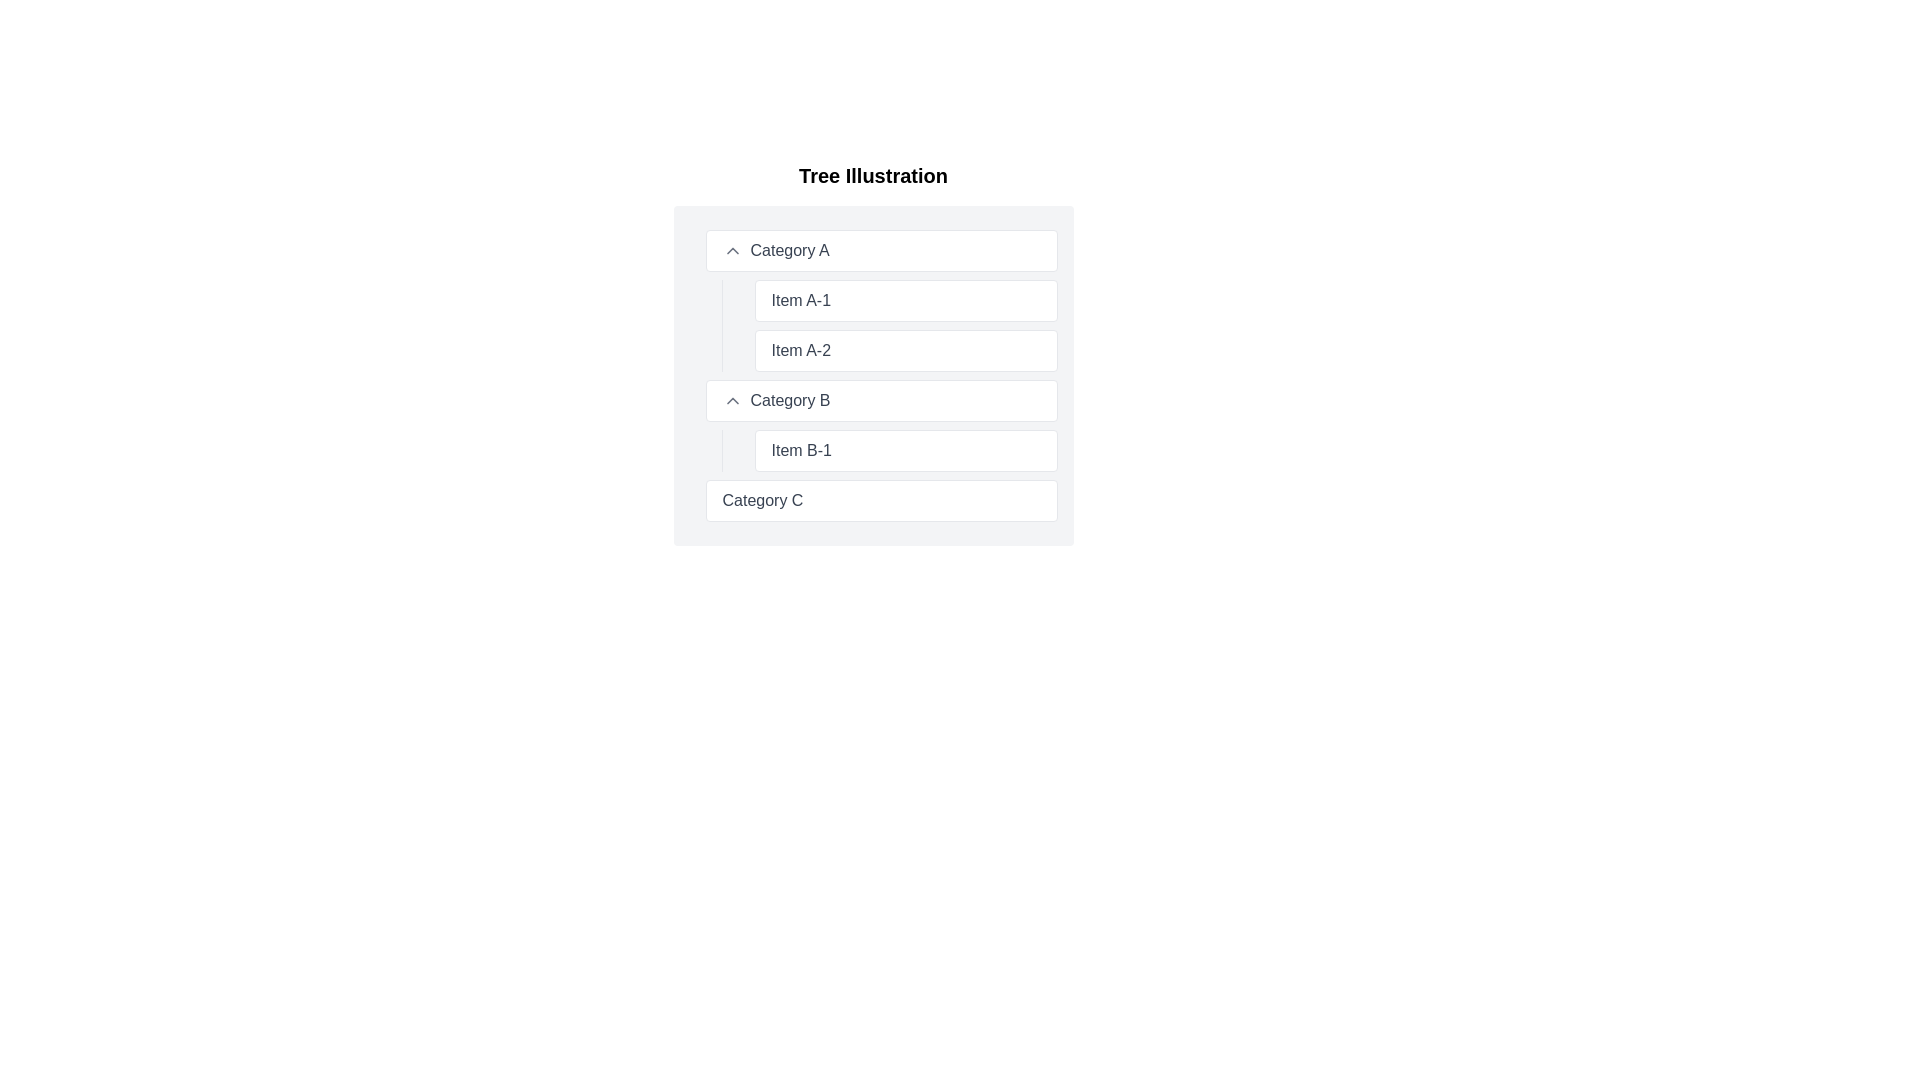  Describe the element at coordinates (731, 401) in the screenshot. I see `the upward-pointing gray chevron icon located to the left of the 'Category B' text` at that location.